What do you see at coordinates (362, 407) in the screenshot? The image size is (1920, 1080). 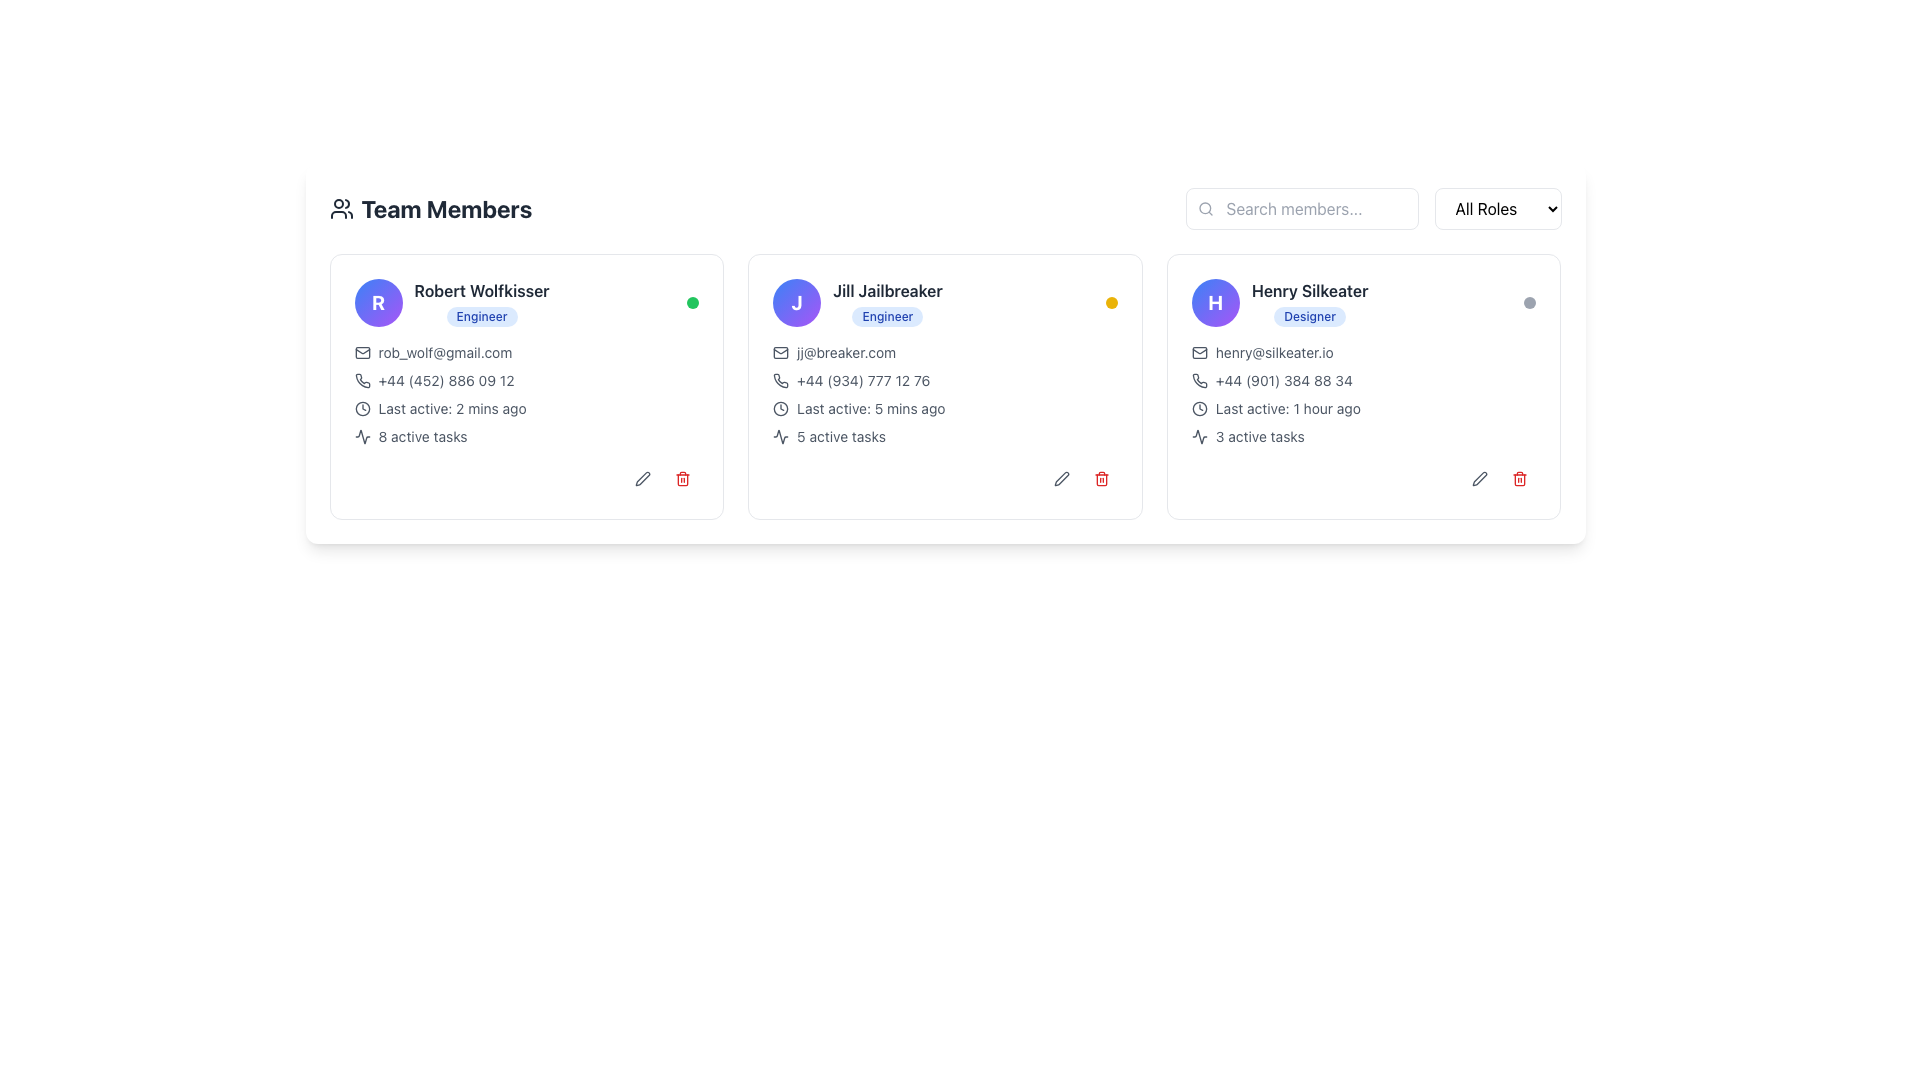 I see `the time icon located to the left of the 'Last active: 2 mins ago' text` at bounding box center [362, 407].